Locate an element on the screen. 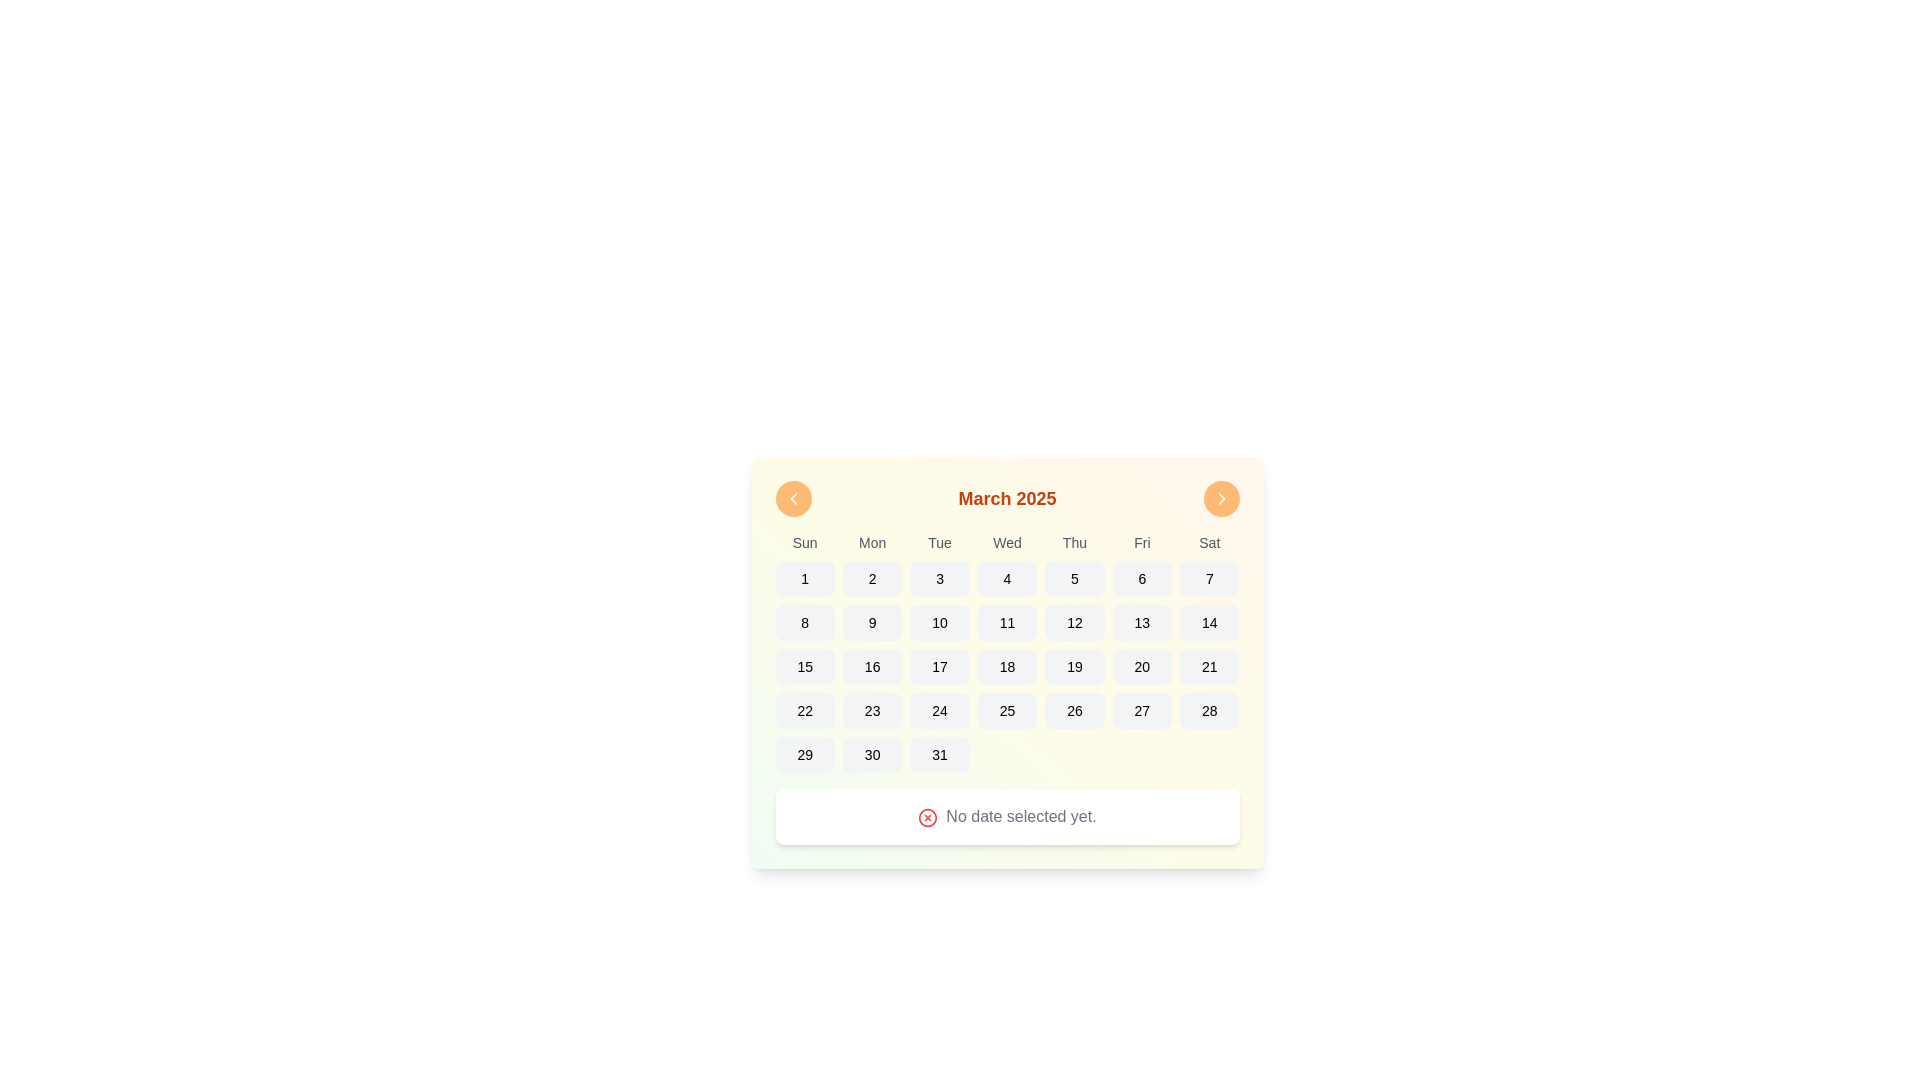 This screenshot has width=1920, height=1080. the Chevron icon in the circular button that allows navigation to the previous month, which is located to the left of the calendar title for March 2025 is located at coordinates (792, 497).